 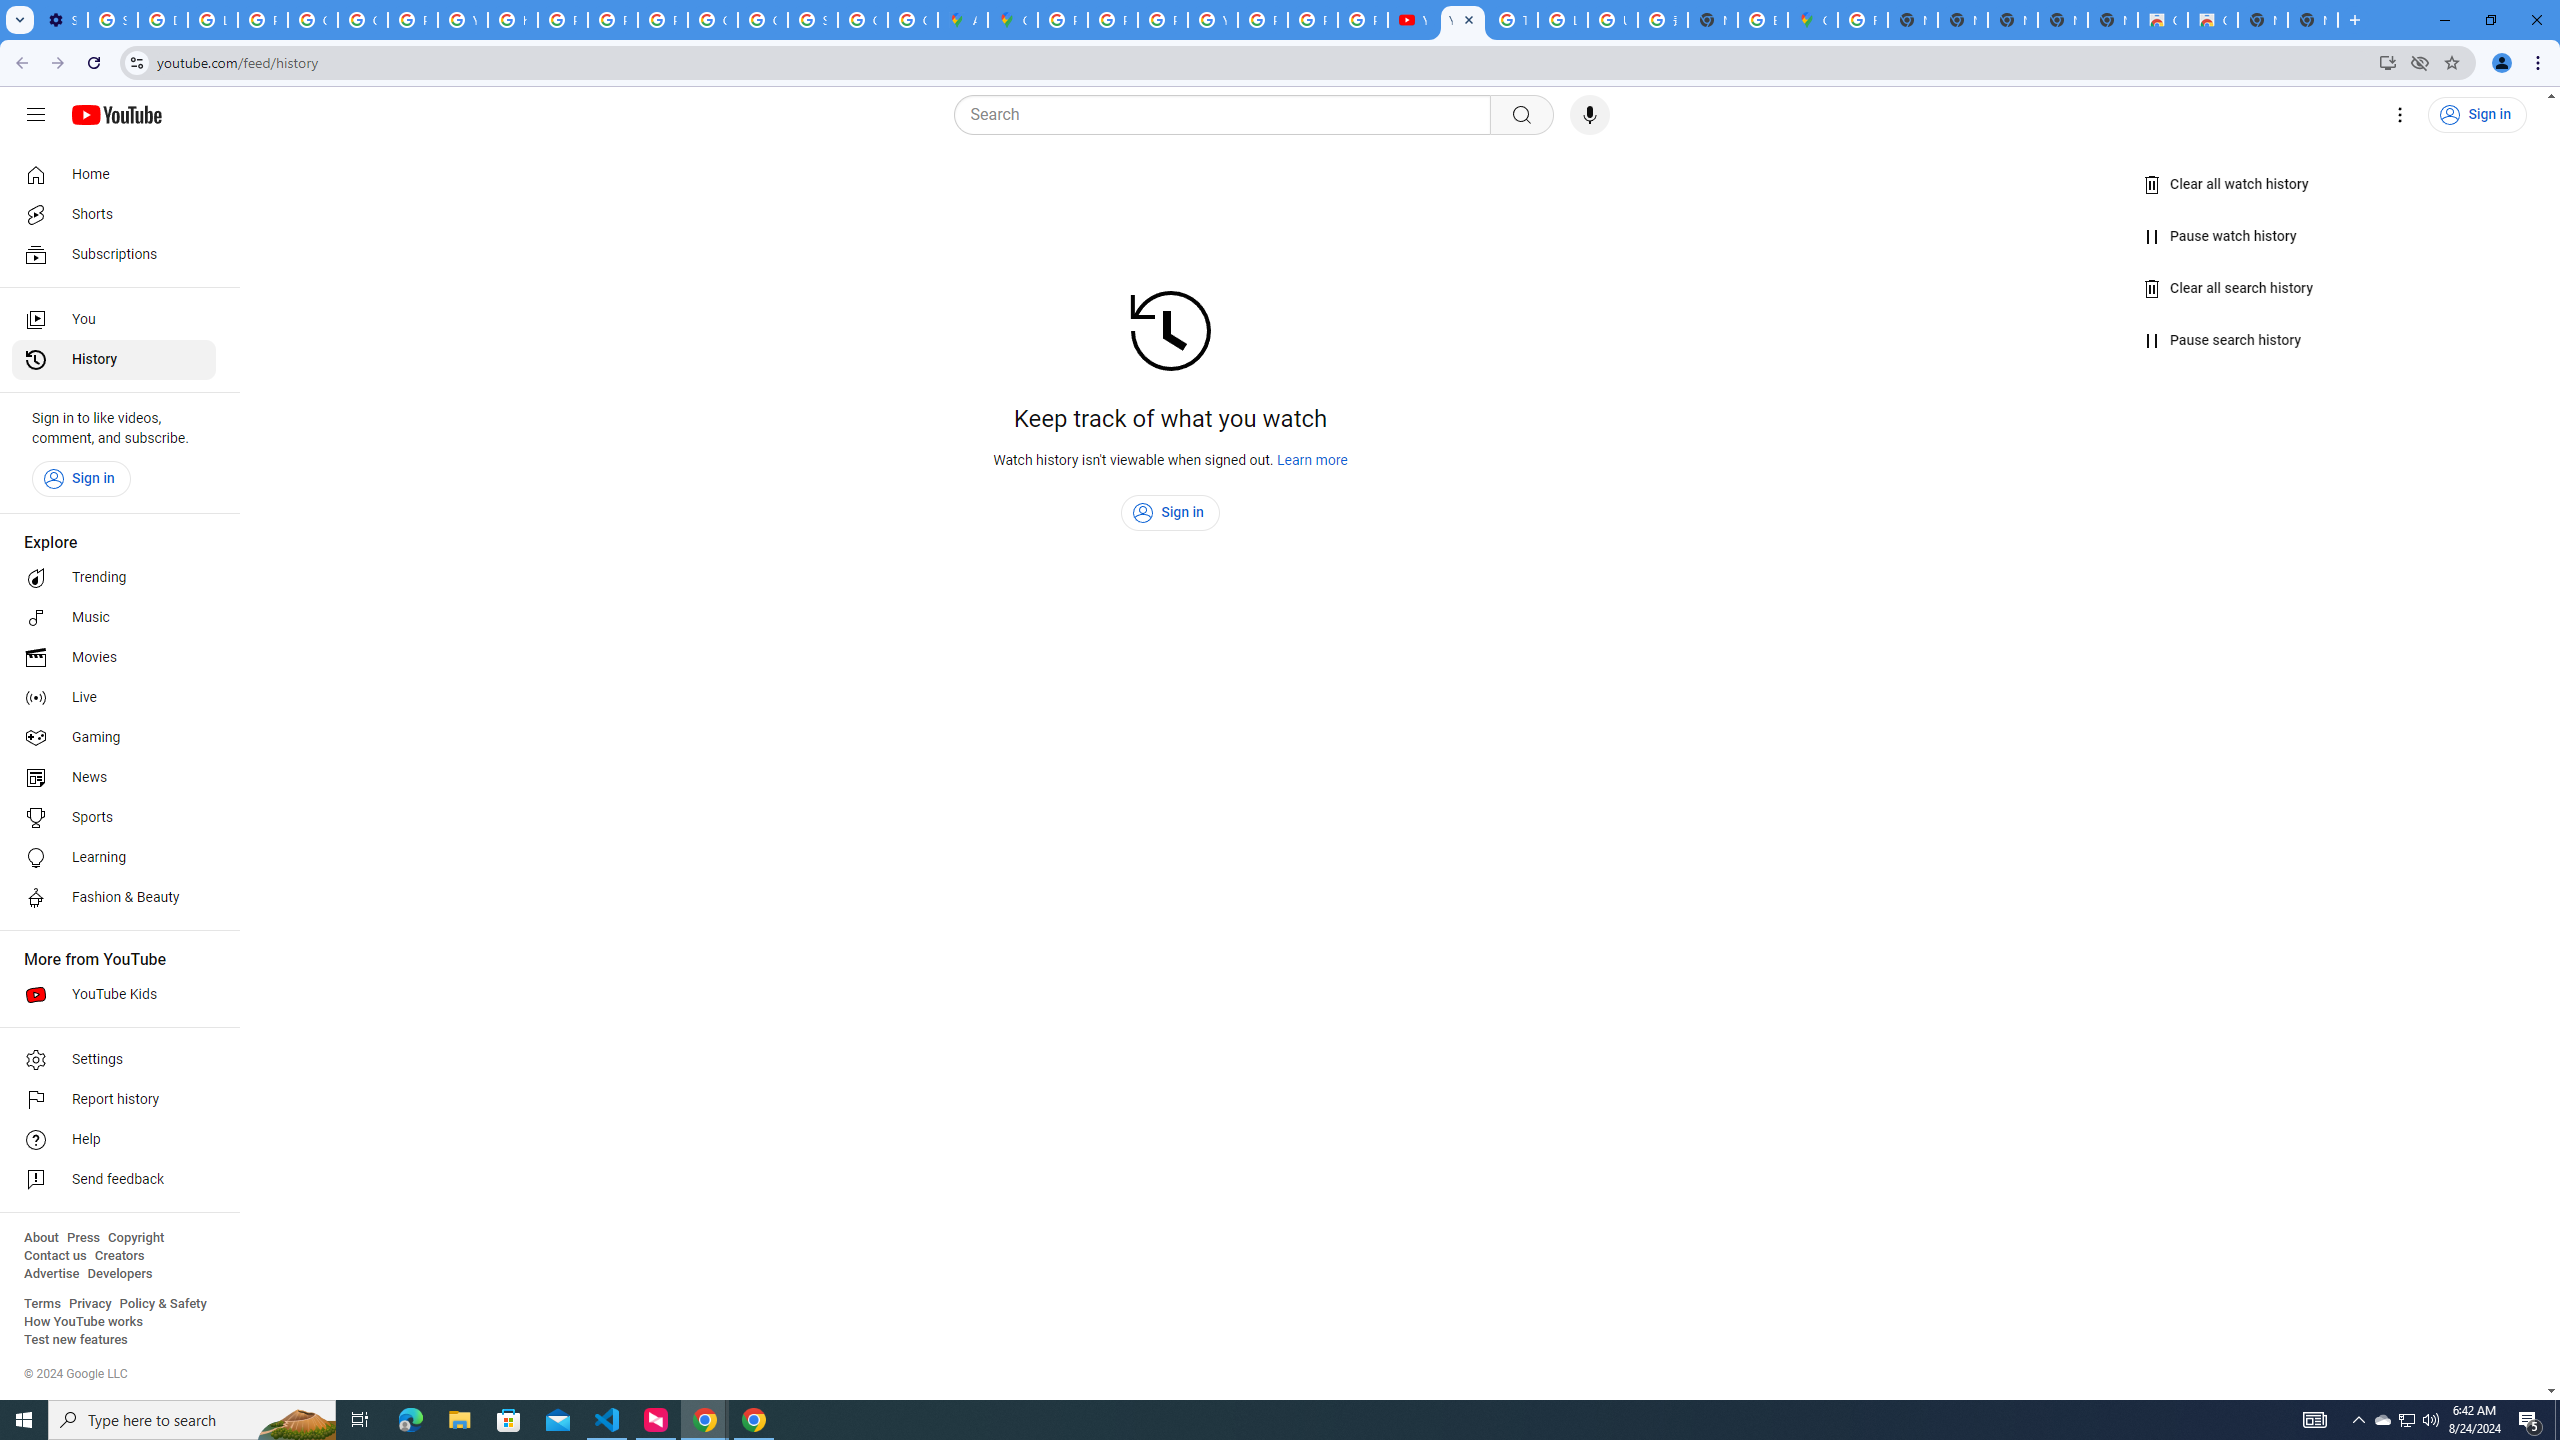 I want to click on 'Home', so click(x=113, y=173).